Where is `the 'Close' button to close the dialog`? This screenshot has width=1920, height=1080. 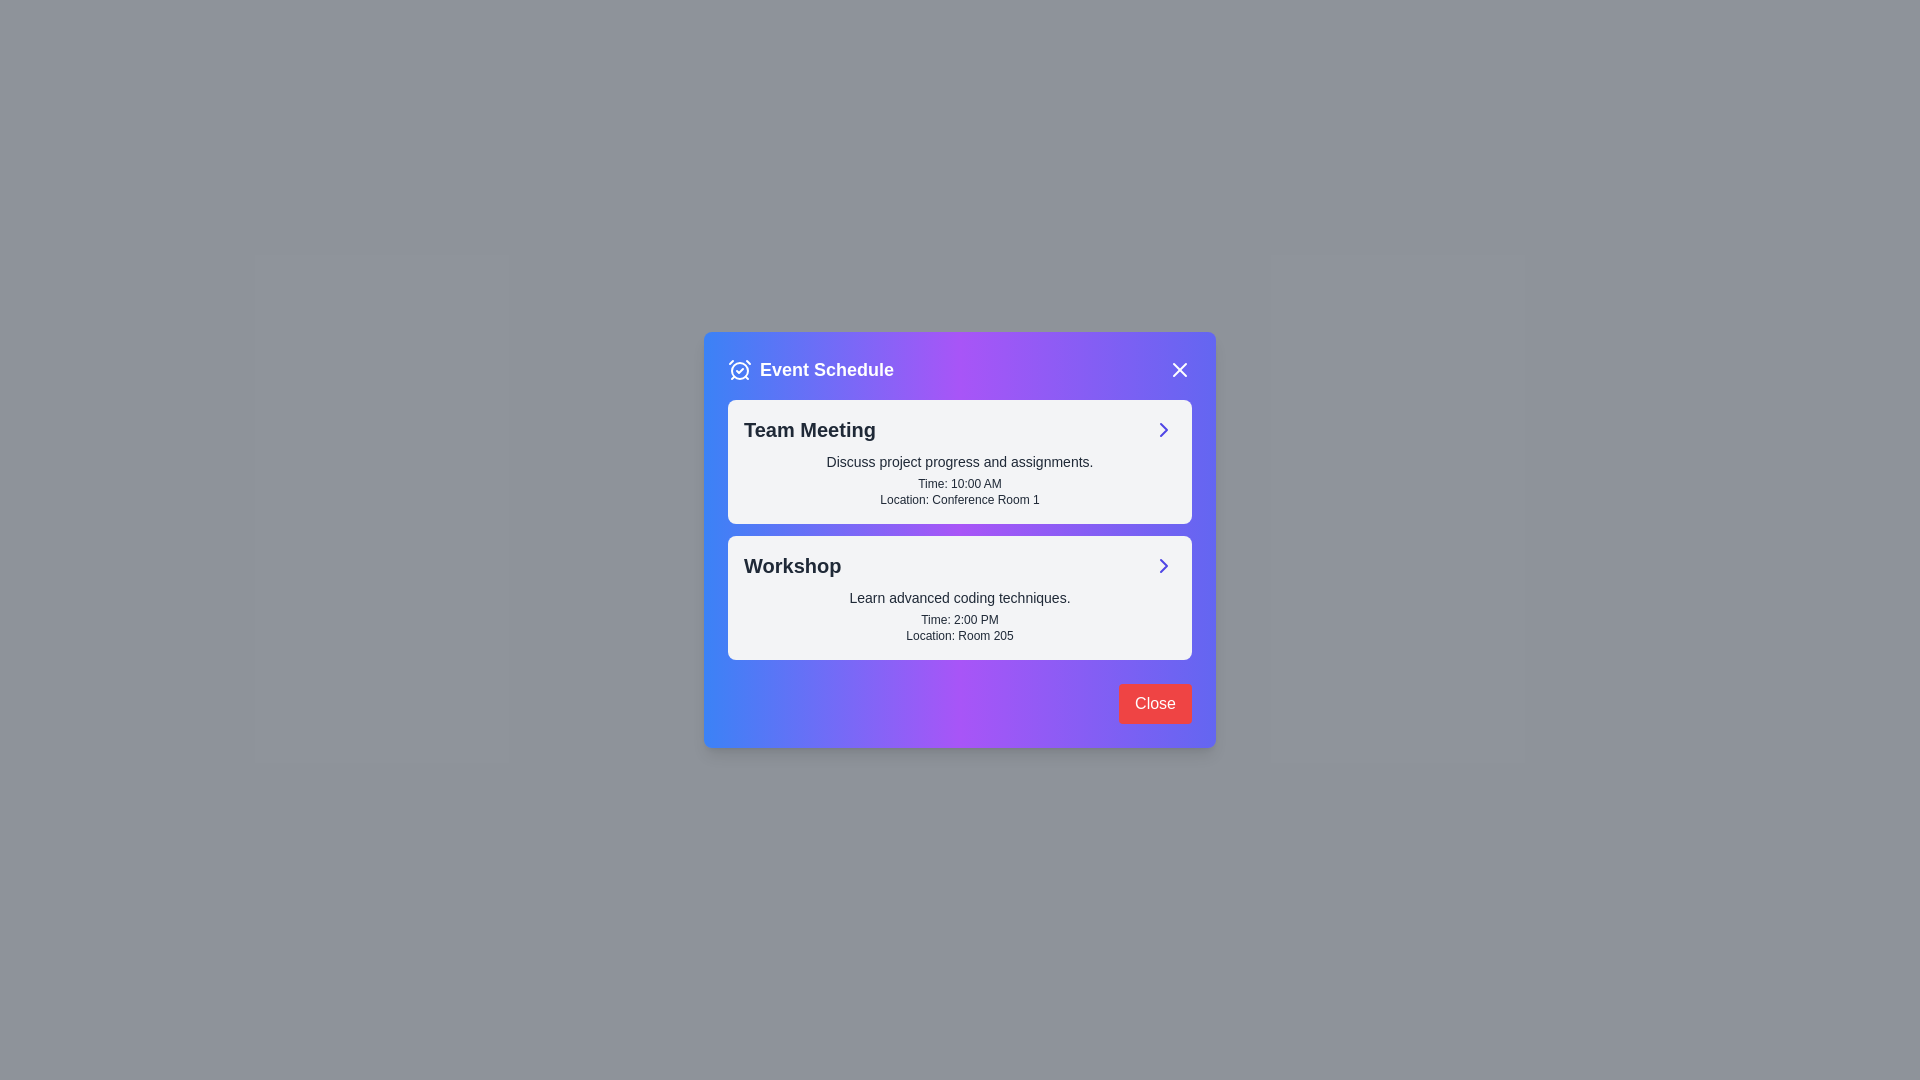
the 'Close' button to close the dialog is located at coordinates (1155, 703).